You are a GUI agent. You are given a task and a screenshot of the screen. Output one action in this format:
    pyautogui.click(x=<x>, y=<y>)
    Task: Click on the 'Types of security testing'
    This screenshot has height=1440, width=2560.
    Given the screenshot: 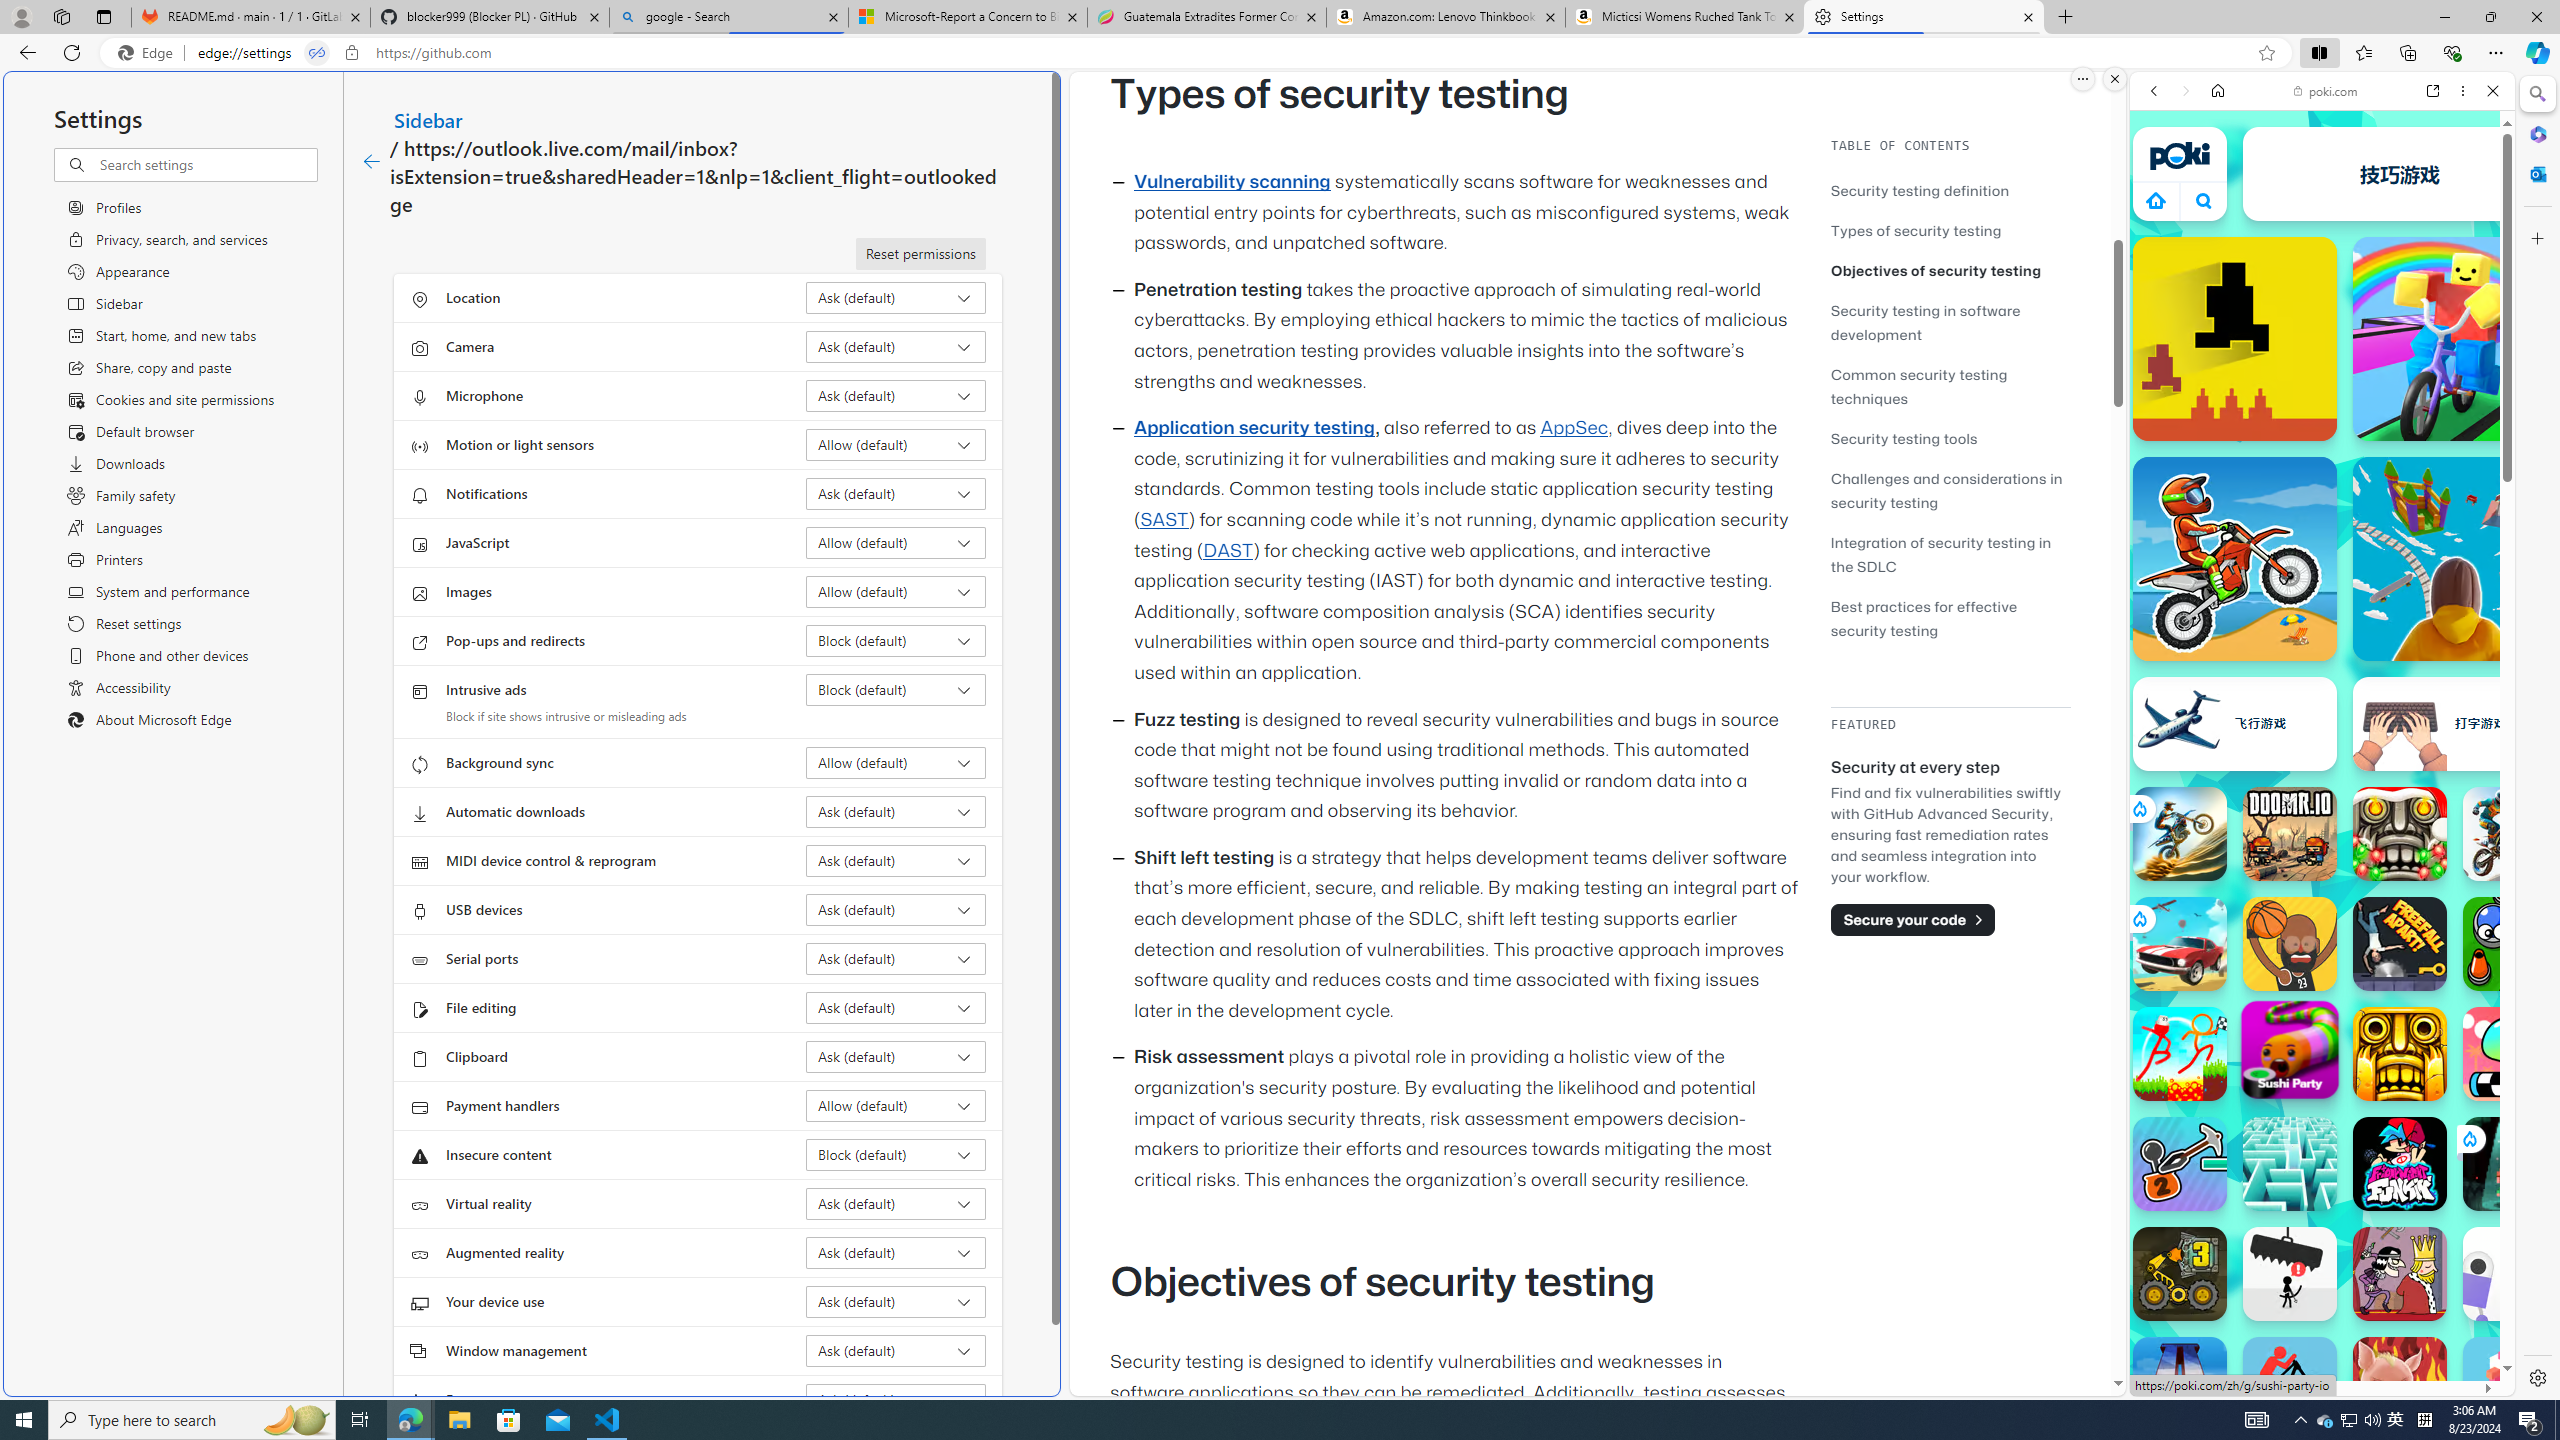 What is the action you would take?
    pyautogui.click(x=1949, y=229)
    